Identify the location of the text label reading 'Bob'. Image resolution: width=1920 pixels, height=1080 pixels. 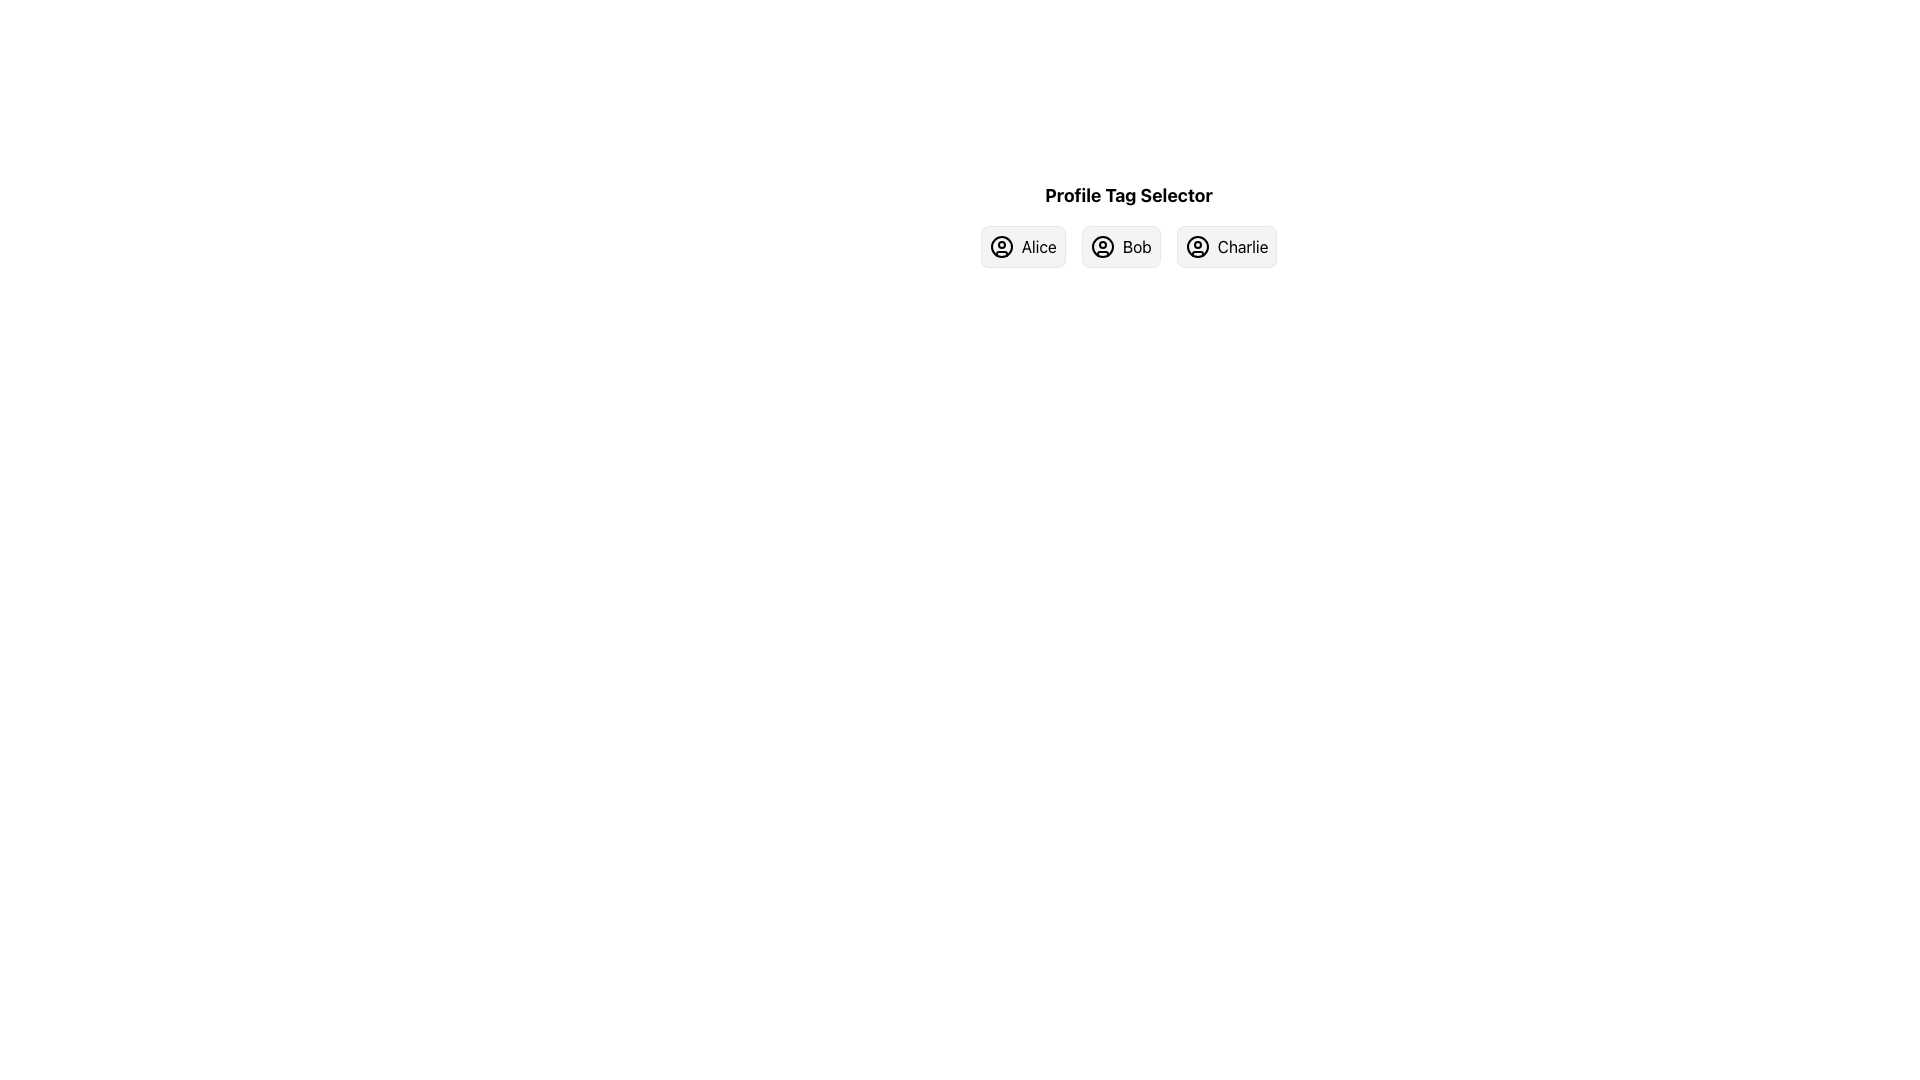
(1137, 245).